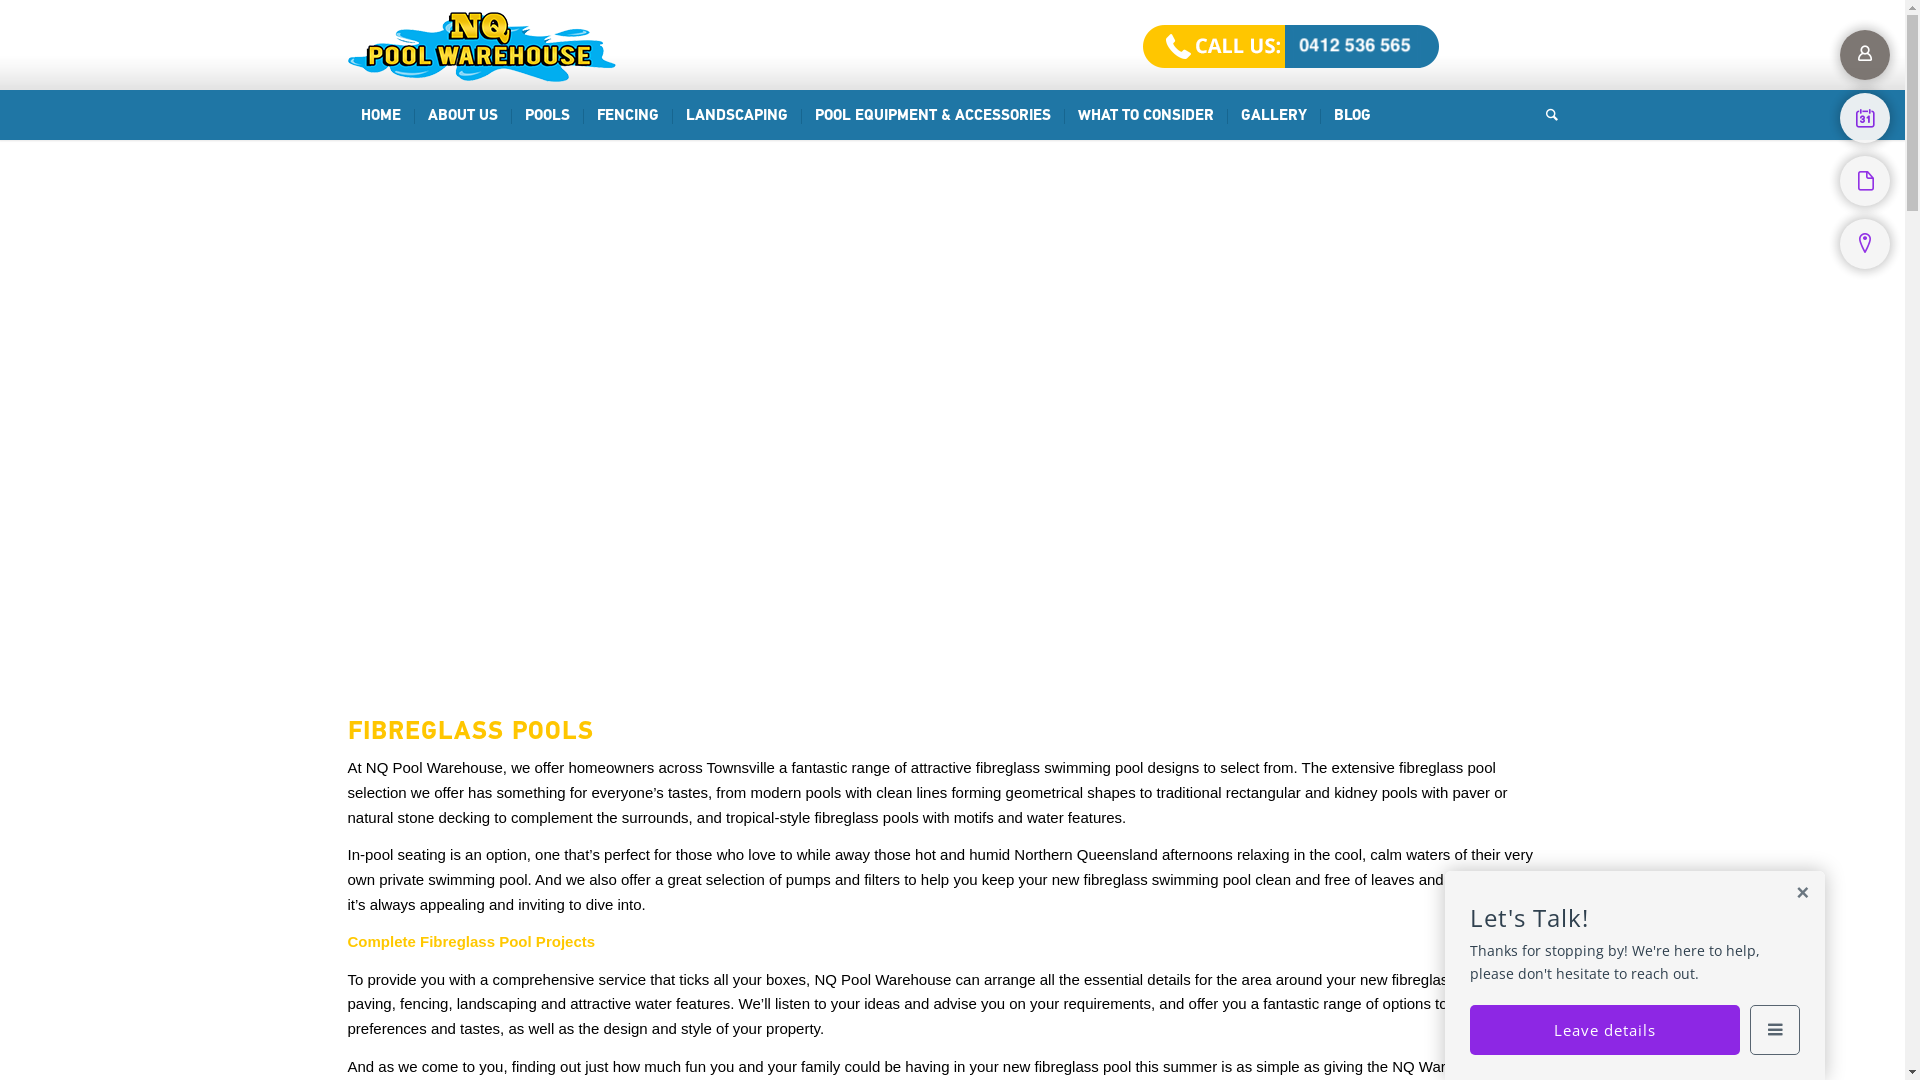  What do you see at coordinates (380, 115) in the screenshot?
I see `'HOME'` at bounding box center [380, 115].